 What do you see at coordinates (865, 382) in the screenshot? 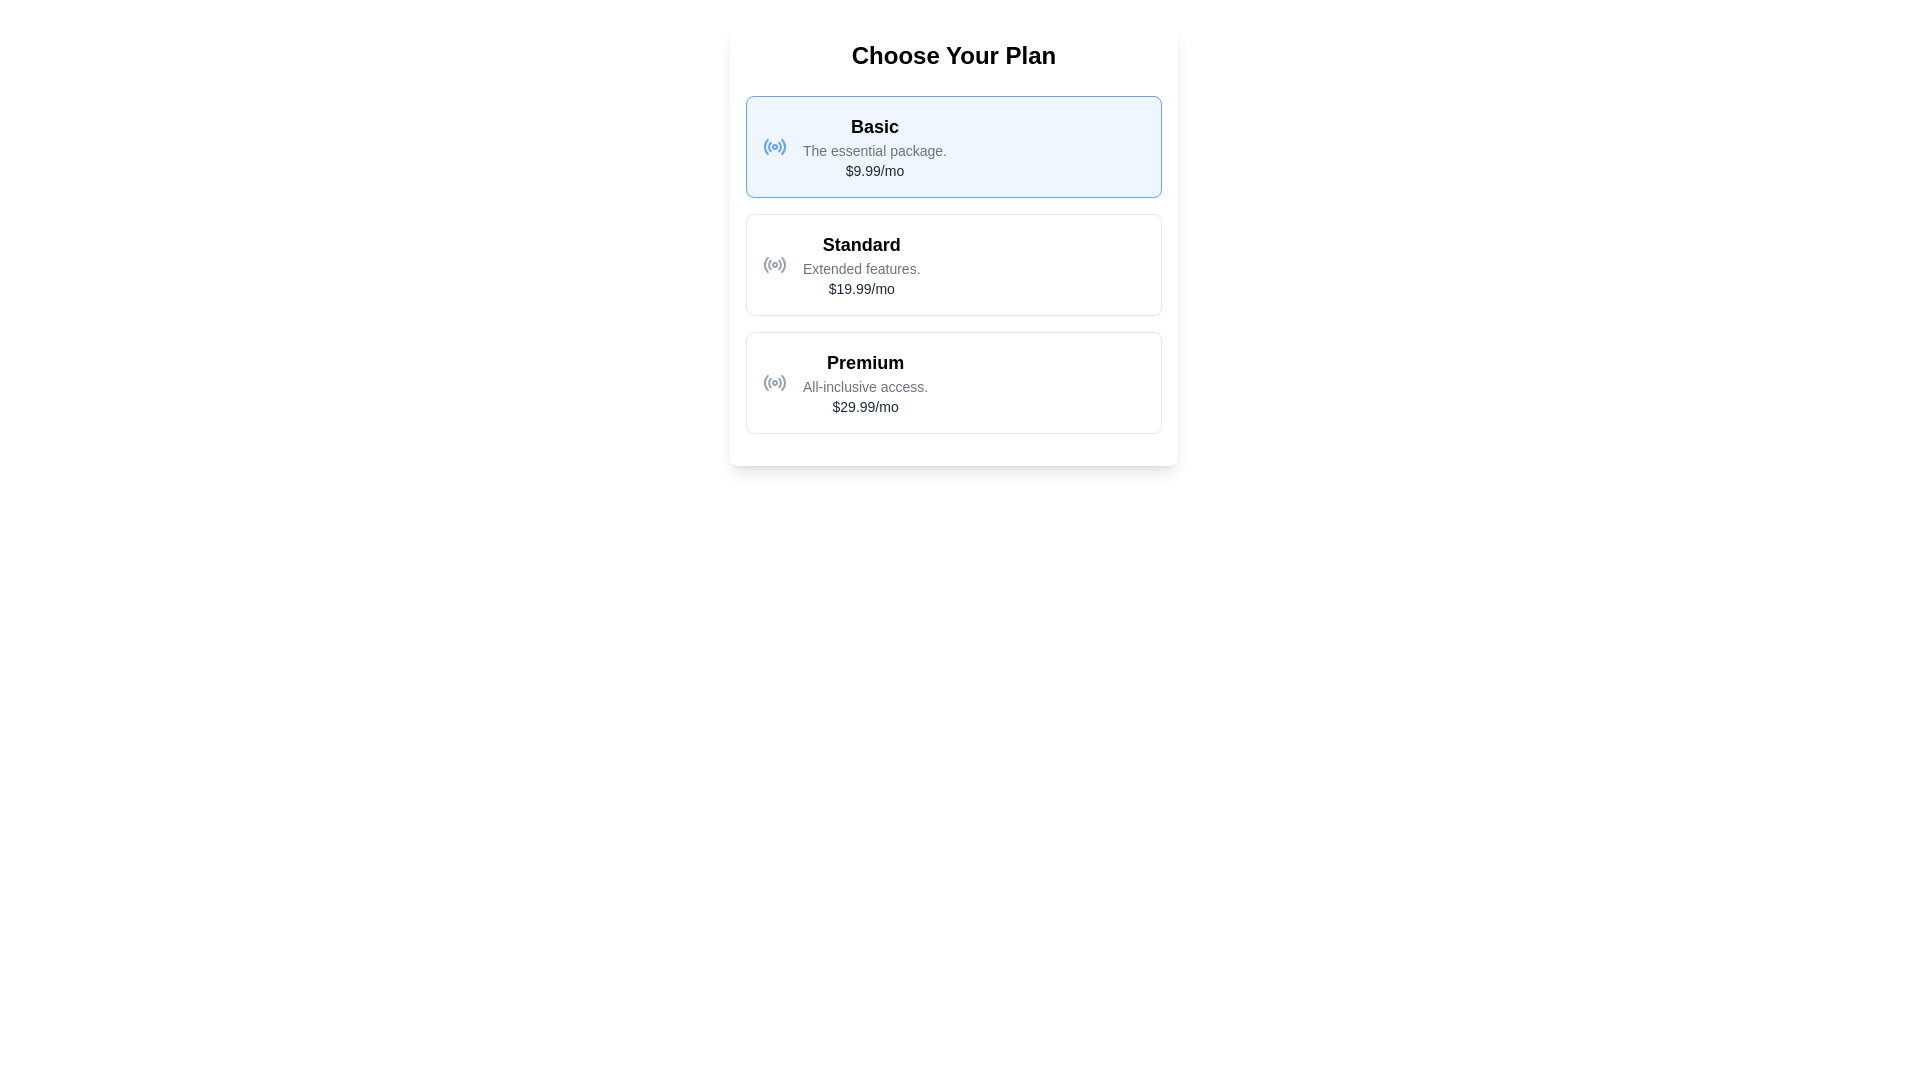
I see `the 'Premium' plan by clicking on the Descriptive Plan Information Block located in the 'Choose Your Plan' interface, which displays the text 'Premium', 'All-inclusive access', and '$29.99/mo'` at bounding box center [865, 382].